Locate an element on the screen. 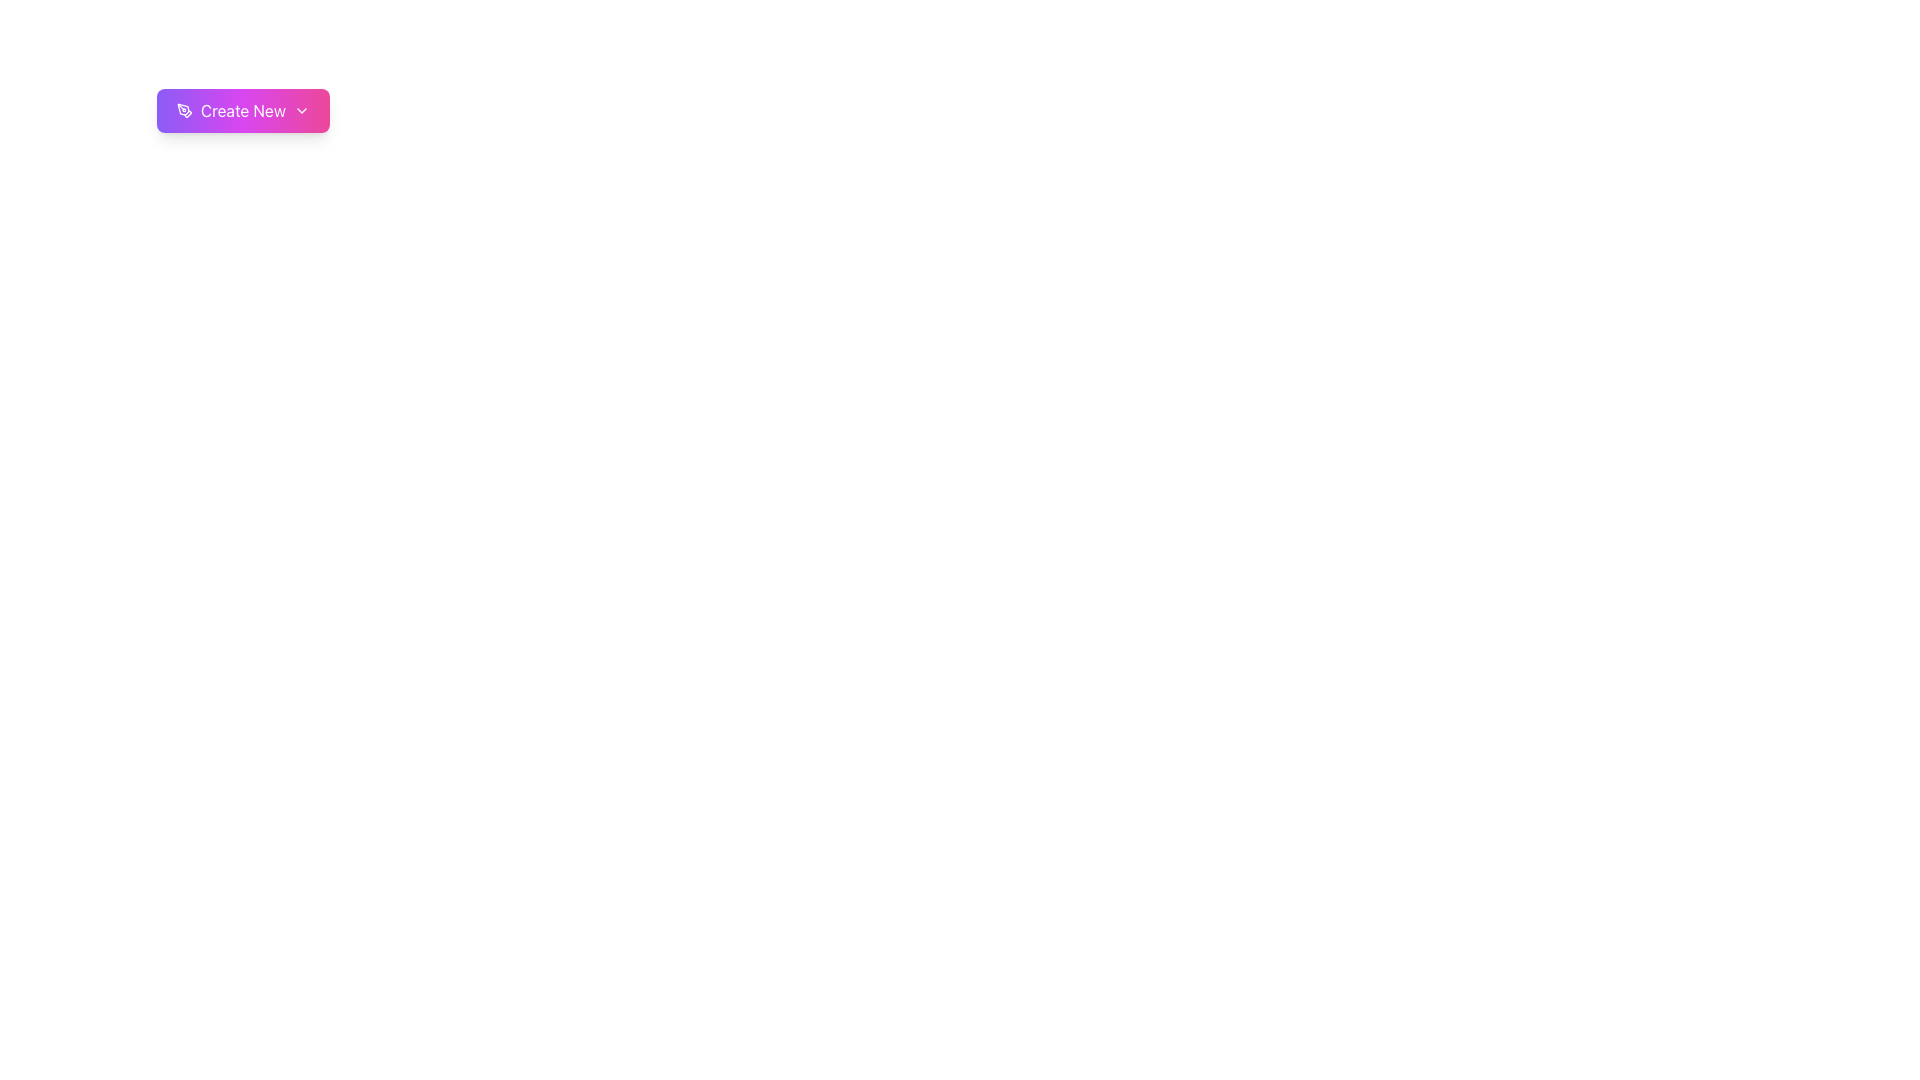  the small icon located on the left side of the 'Create New' button, which has a vibrant gradient from purple to pink is located at coordinates (183, 109).